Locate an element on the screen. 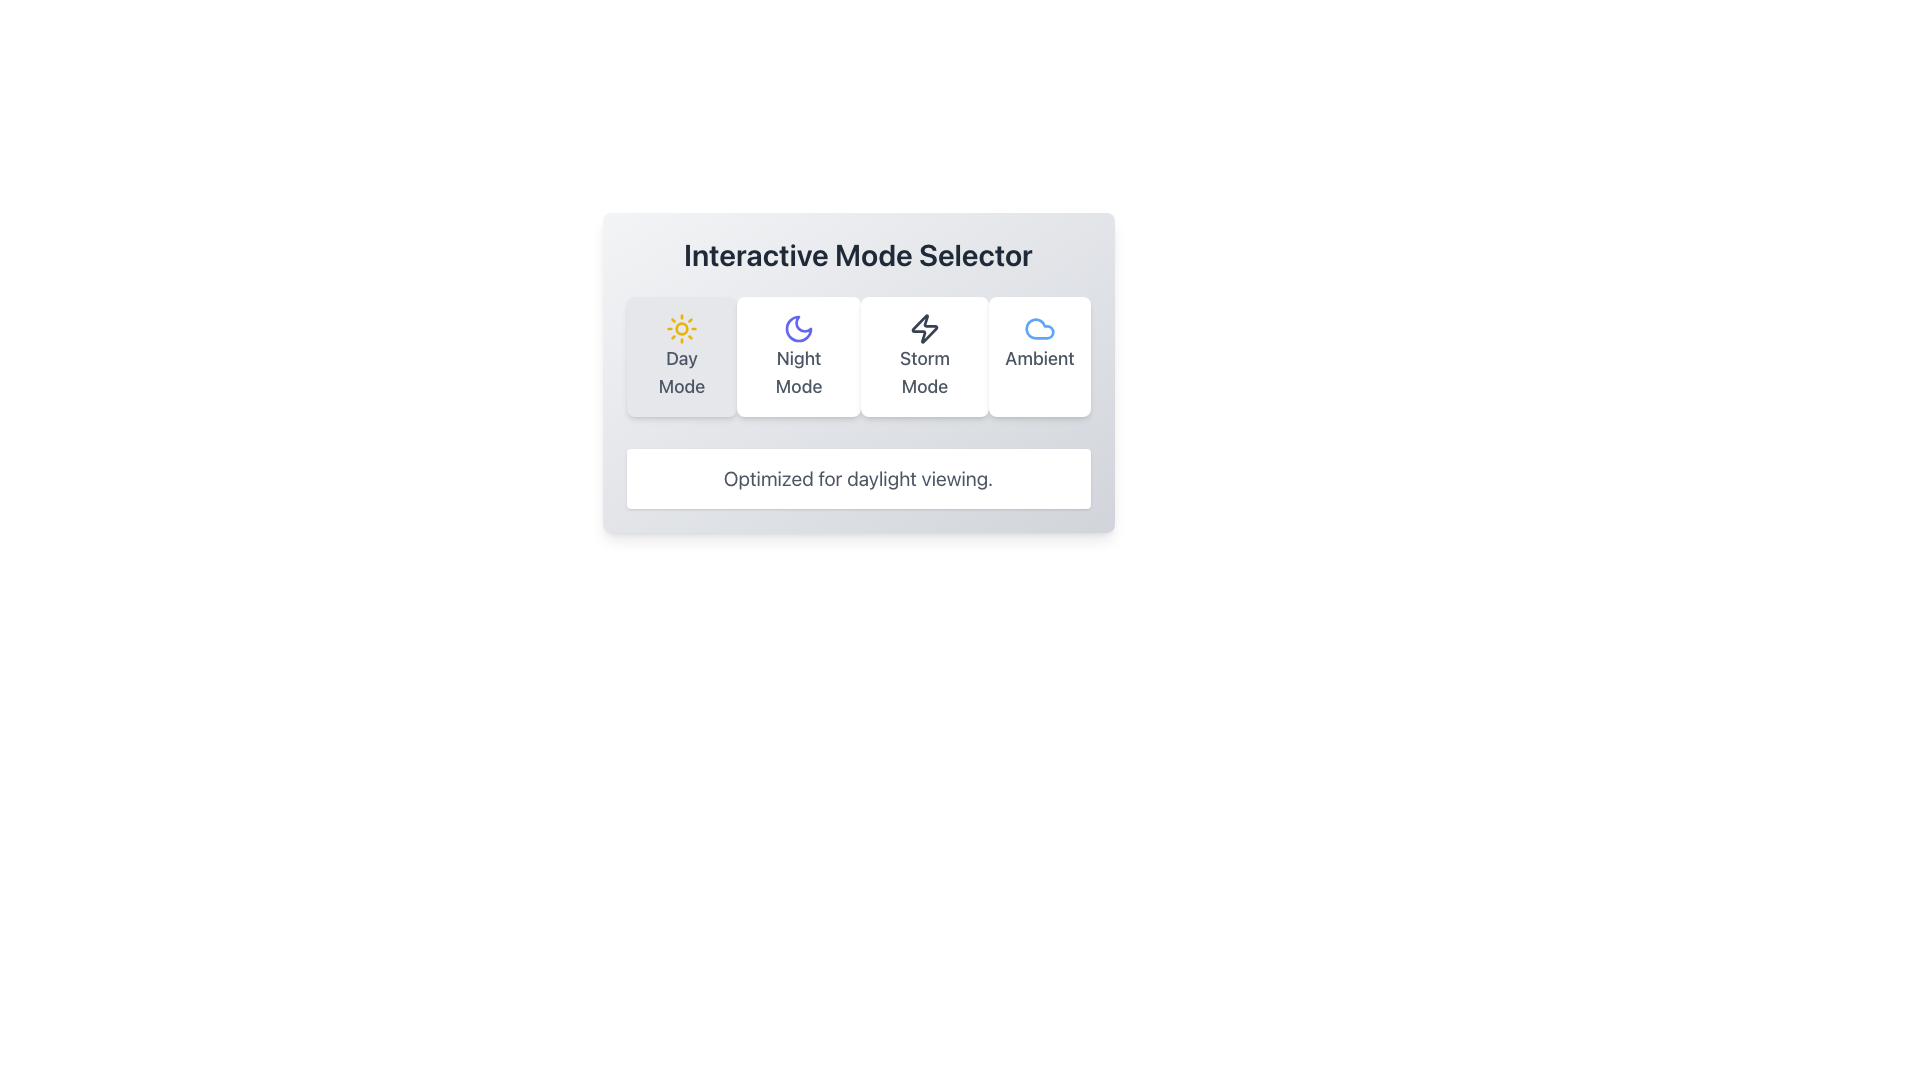 The height and width of the screenshot is (1080, 1920). the 'Ambient' mode icon, which is the topmost visual element inside the button labeled 'Ambient' is located at coordinates (1039, 327).